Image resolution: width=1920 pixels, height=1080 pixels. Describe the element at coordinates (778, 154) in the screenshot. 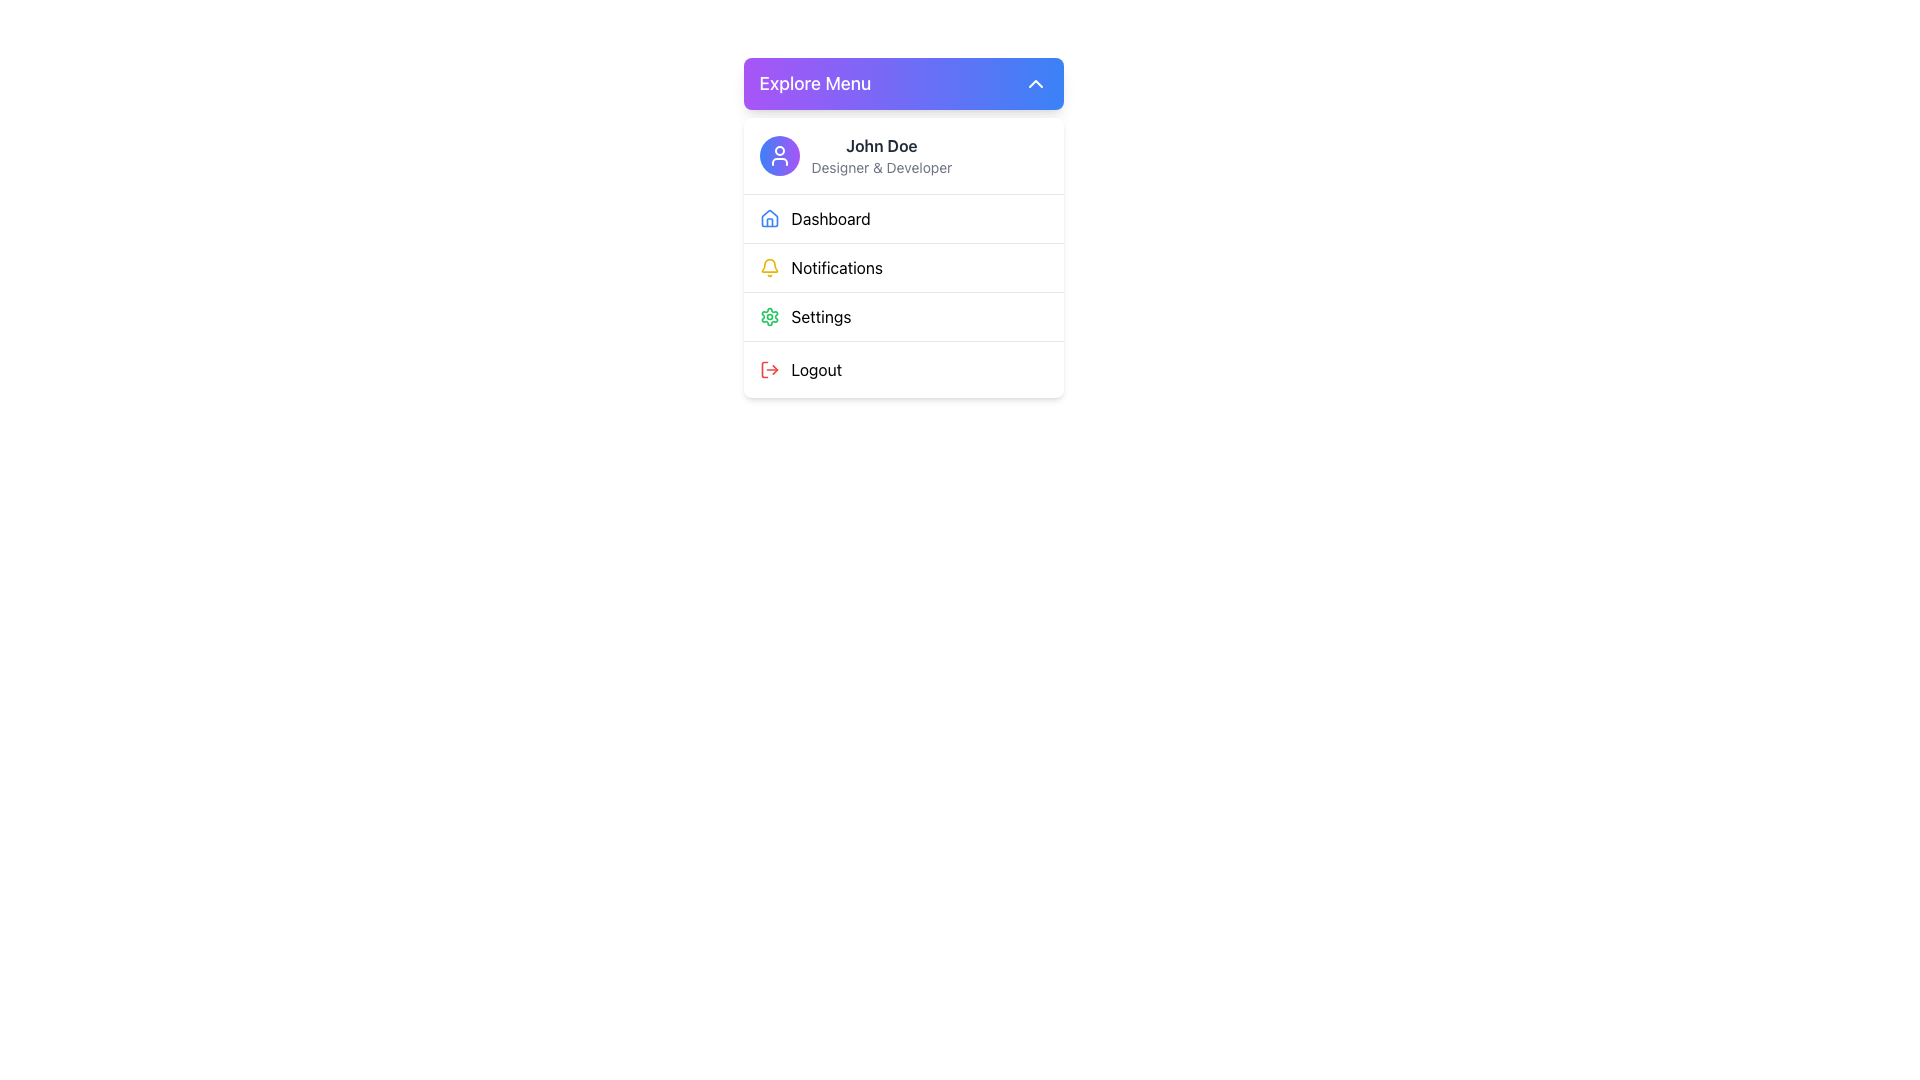

I see `the circular user profile icon with a gradient background` at that location.